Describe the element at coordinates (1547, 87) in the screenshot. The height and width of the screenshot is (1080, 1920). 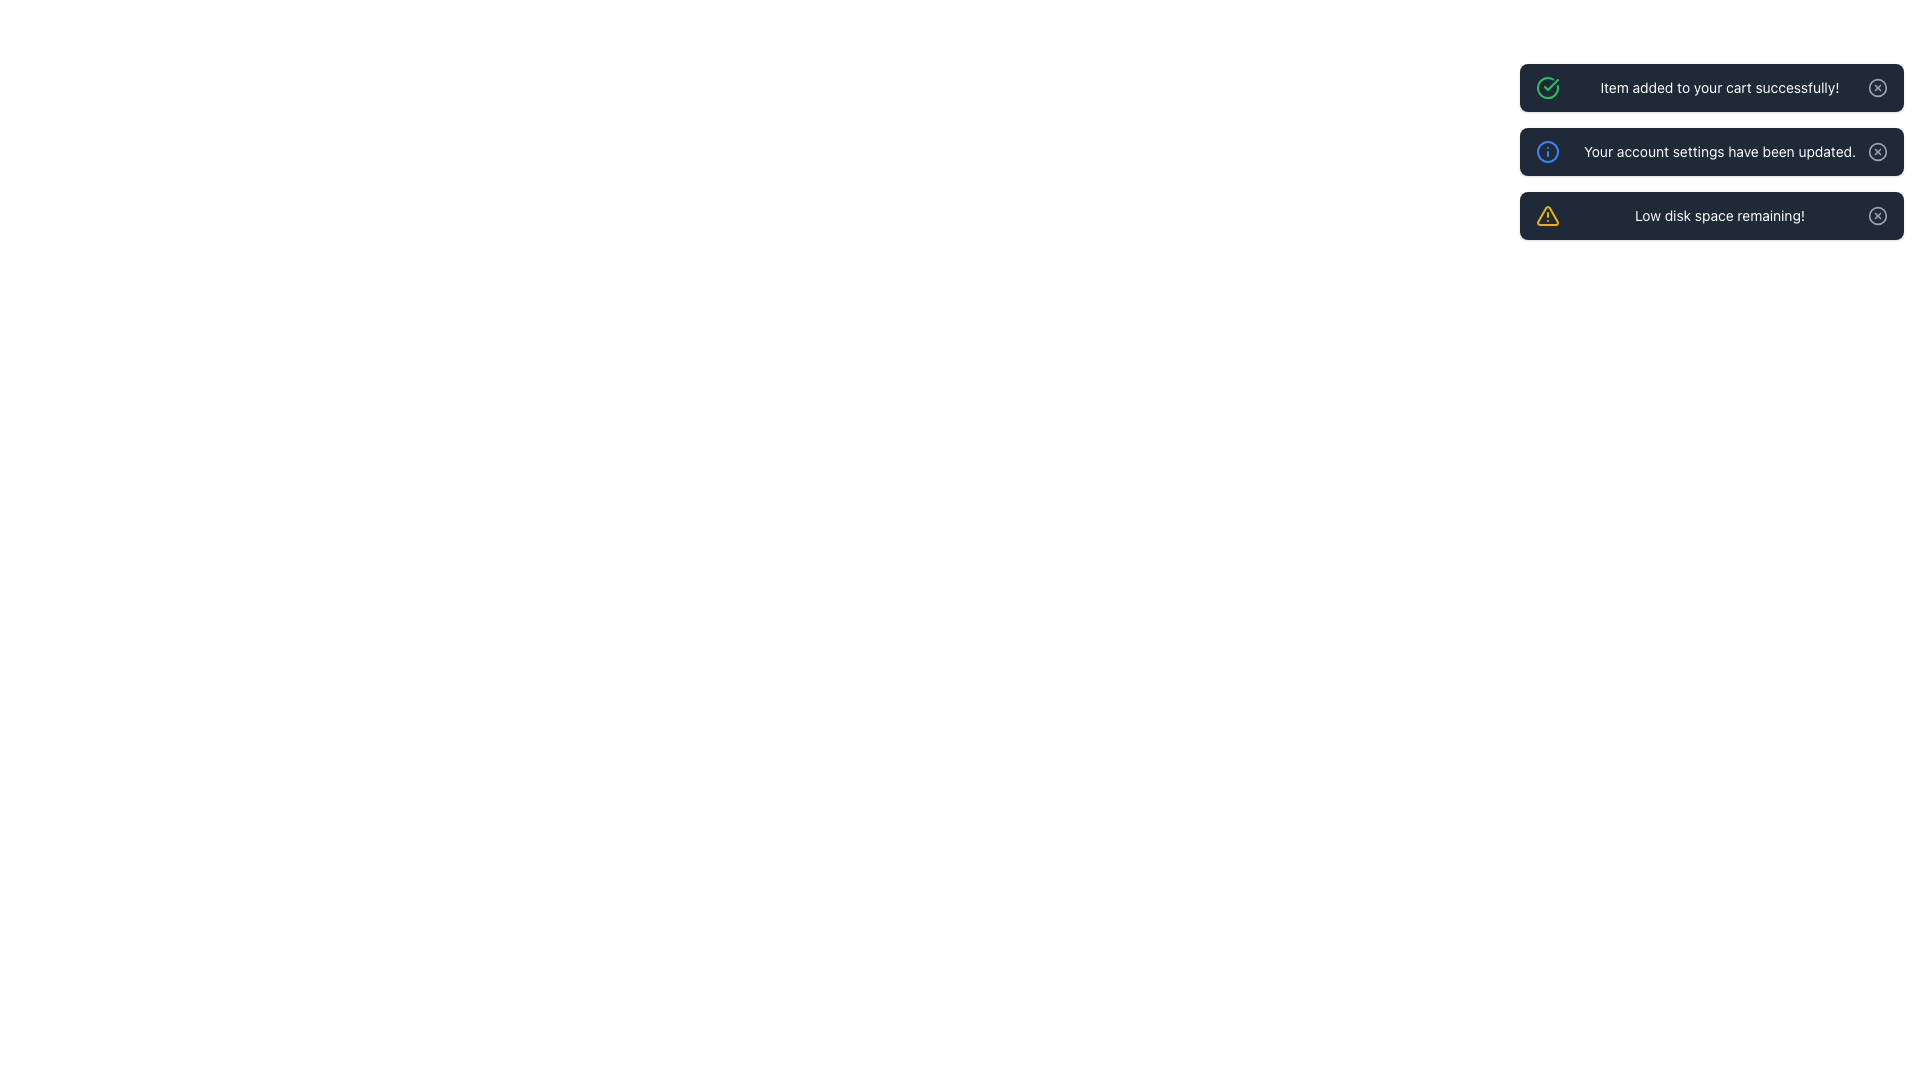
I see `the green circular icon with a check mark, which is positioned to the left of the notification text 'Item added to your cart successfully!'` at that location.